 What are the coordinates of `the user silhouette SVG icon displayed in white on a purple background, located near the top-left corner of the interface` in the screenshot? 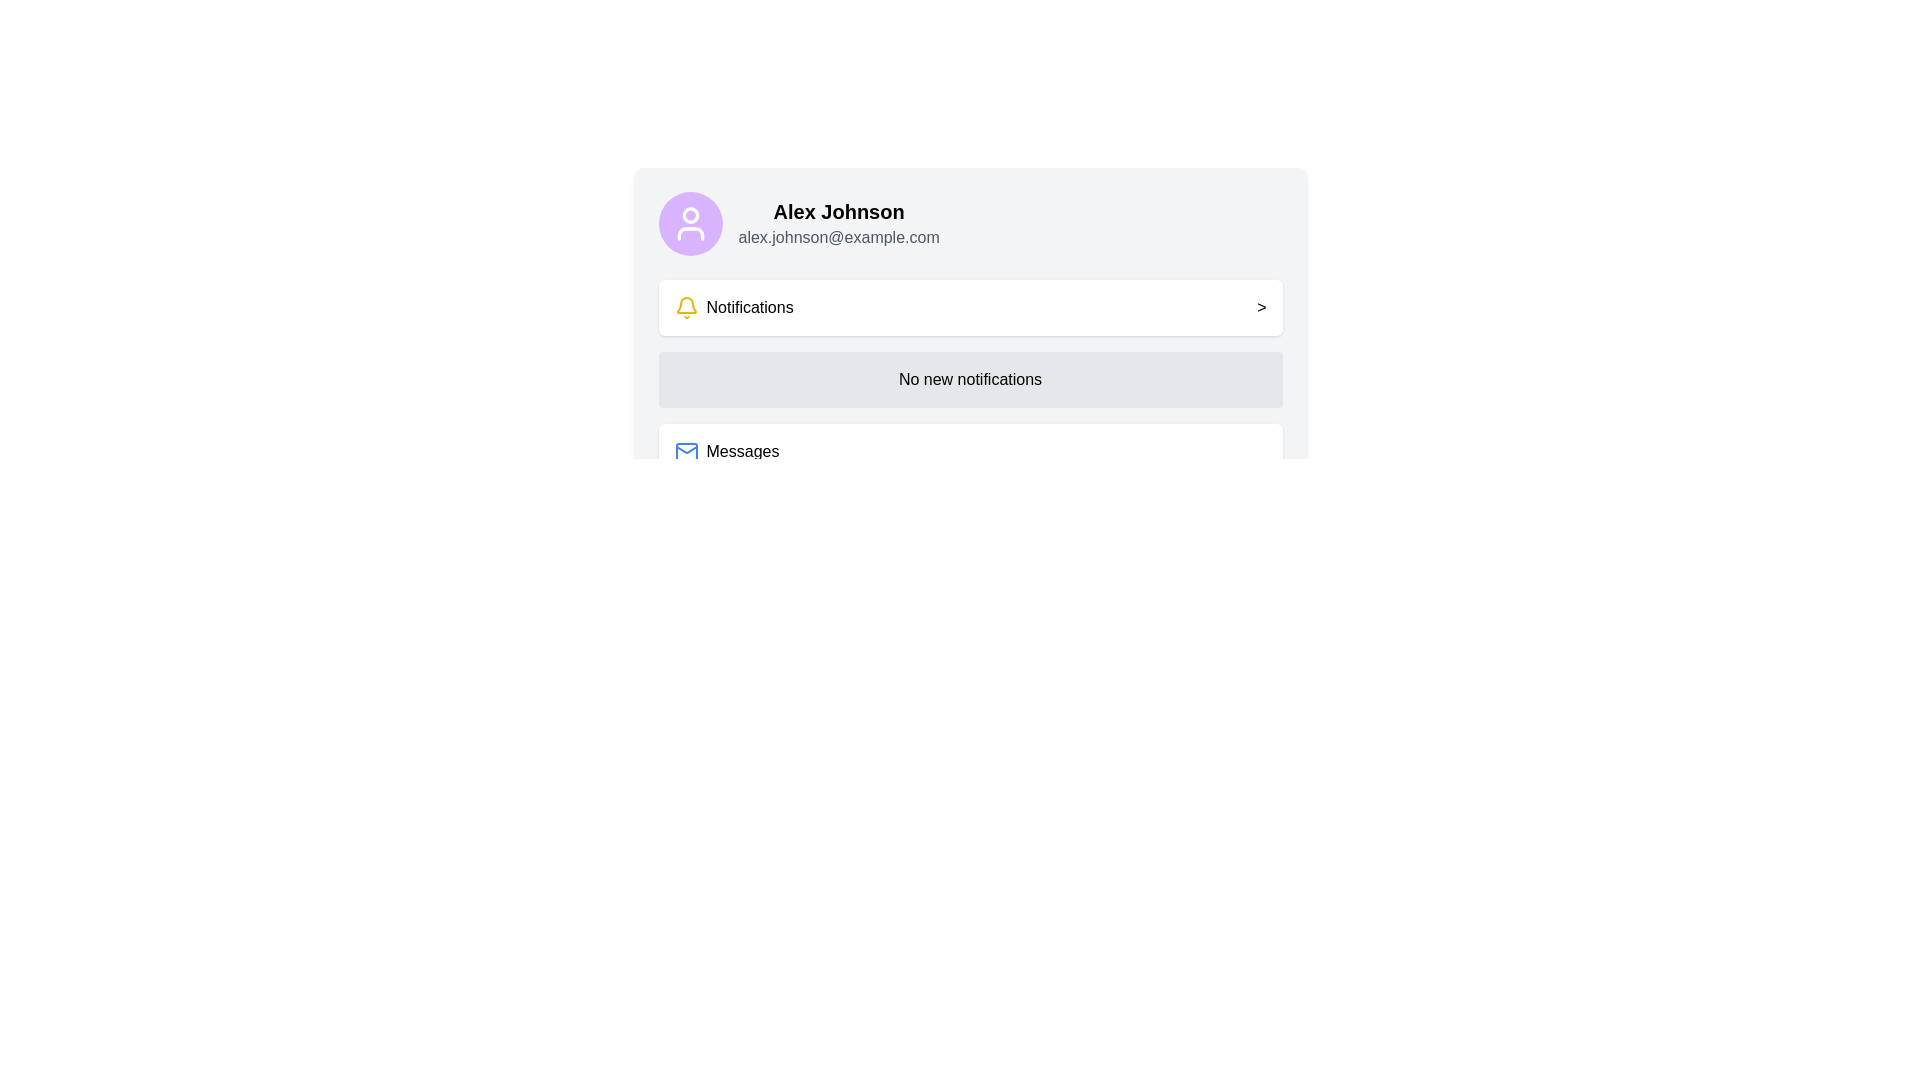 It's located at (690, 223).